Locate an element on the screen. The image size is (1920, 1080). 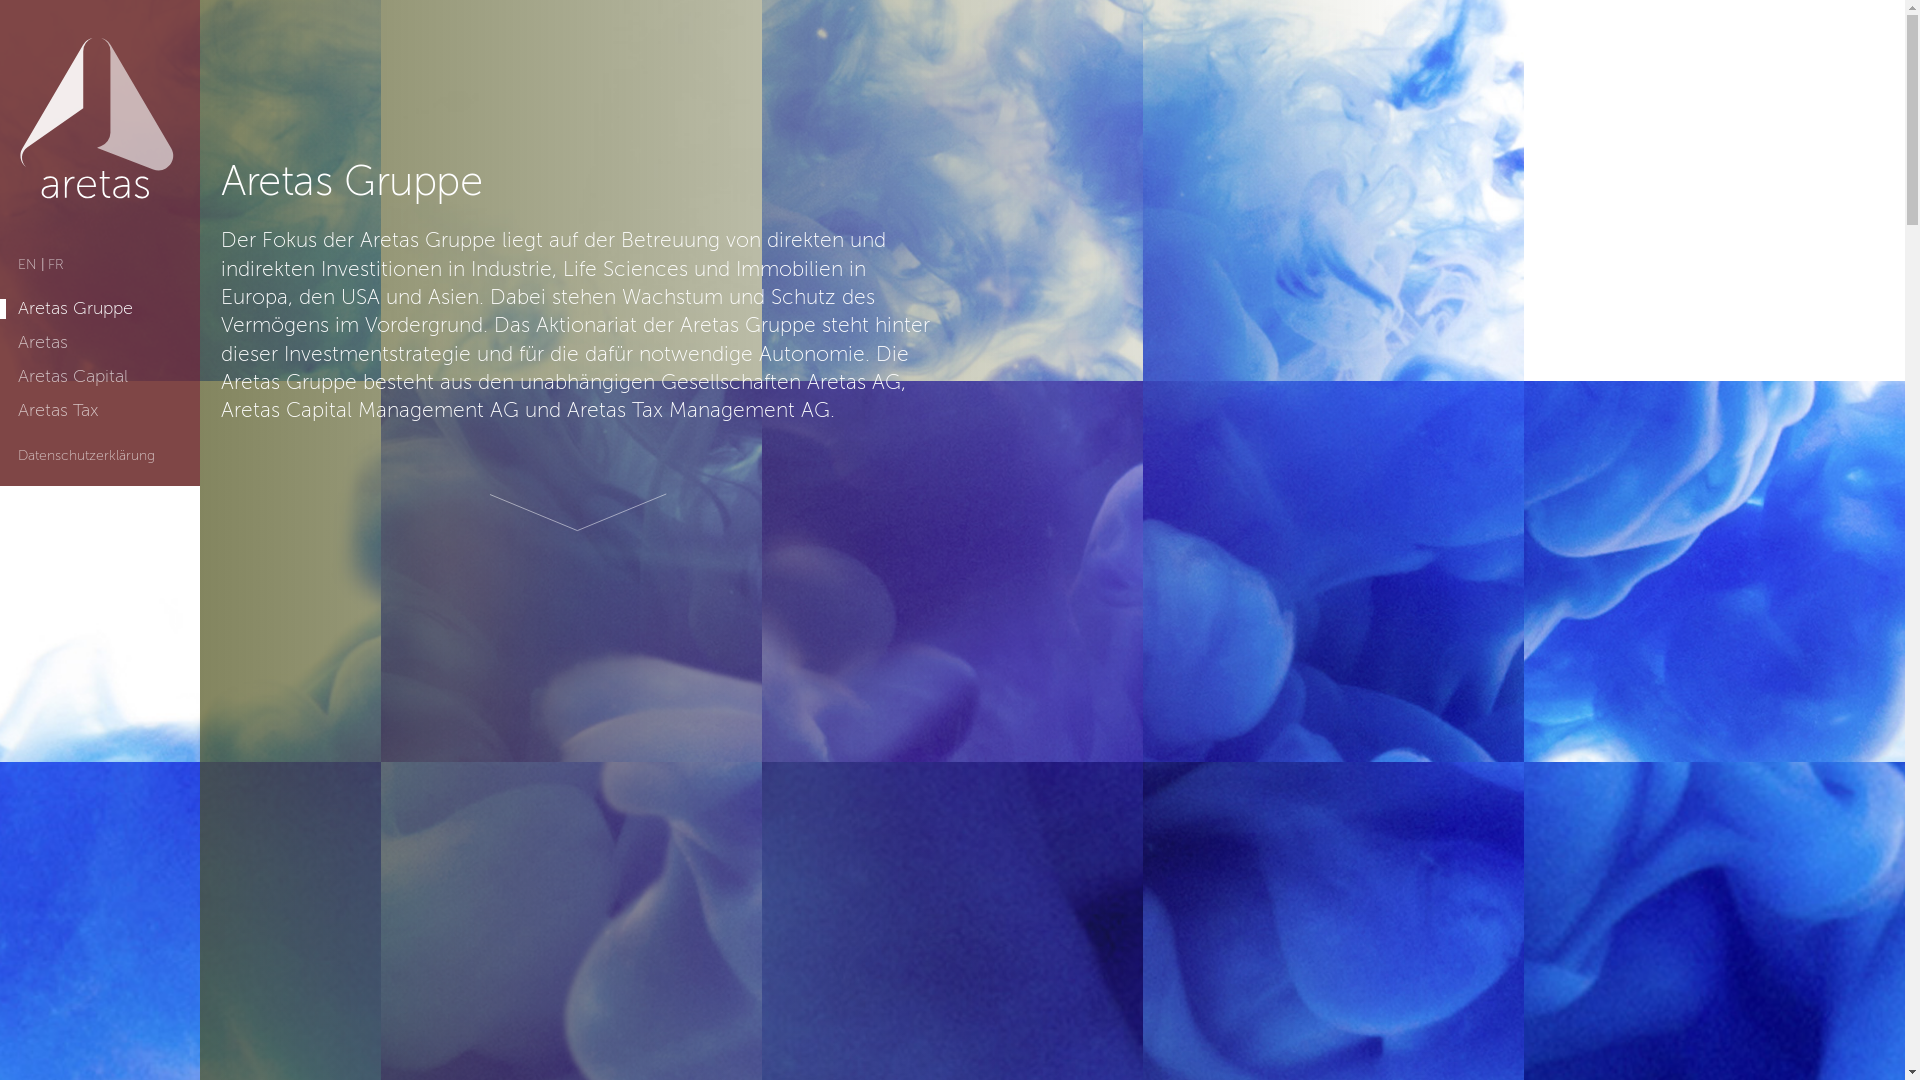
'Aretas Gruppe' is located at coordinates (75, 308).